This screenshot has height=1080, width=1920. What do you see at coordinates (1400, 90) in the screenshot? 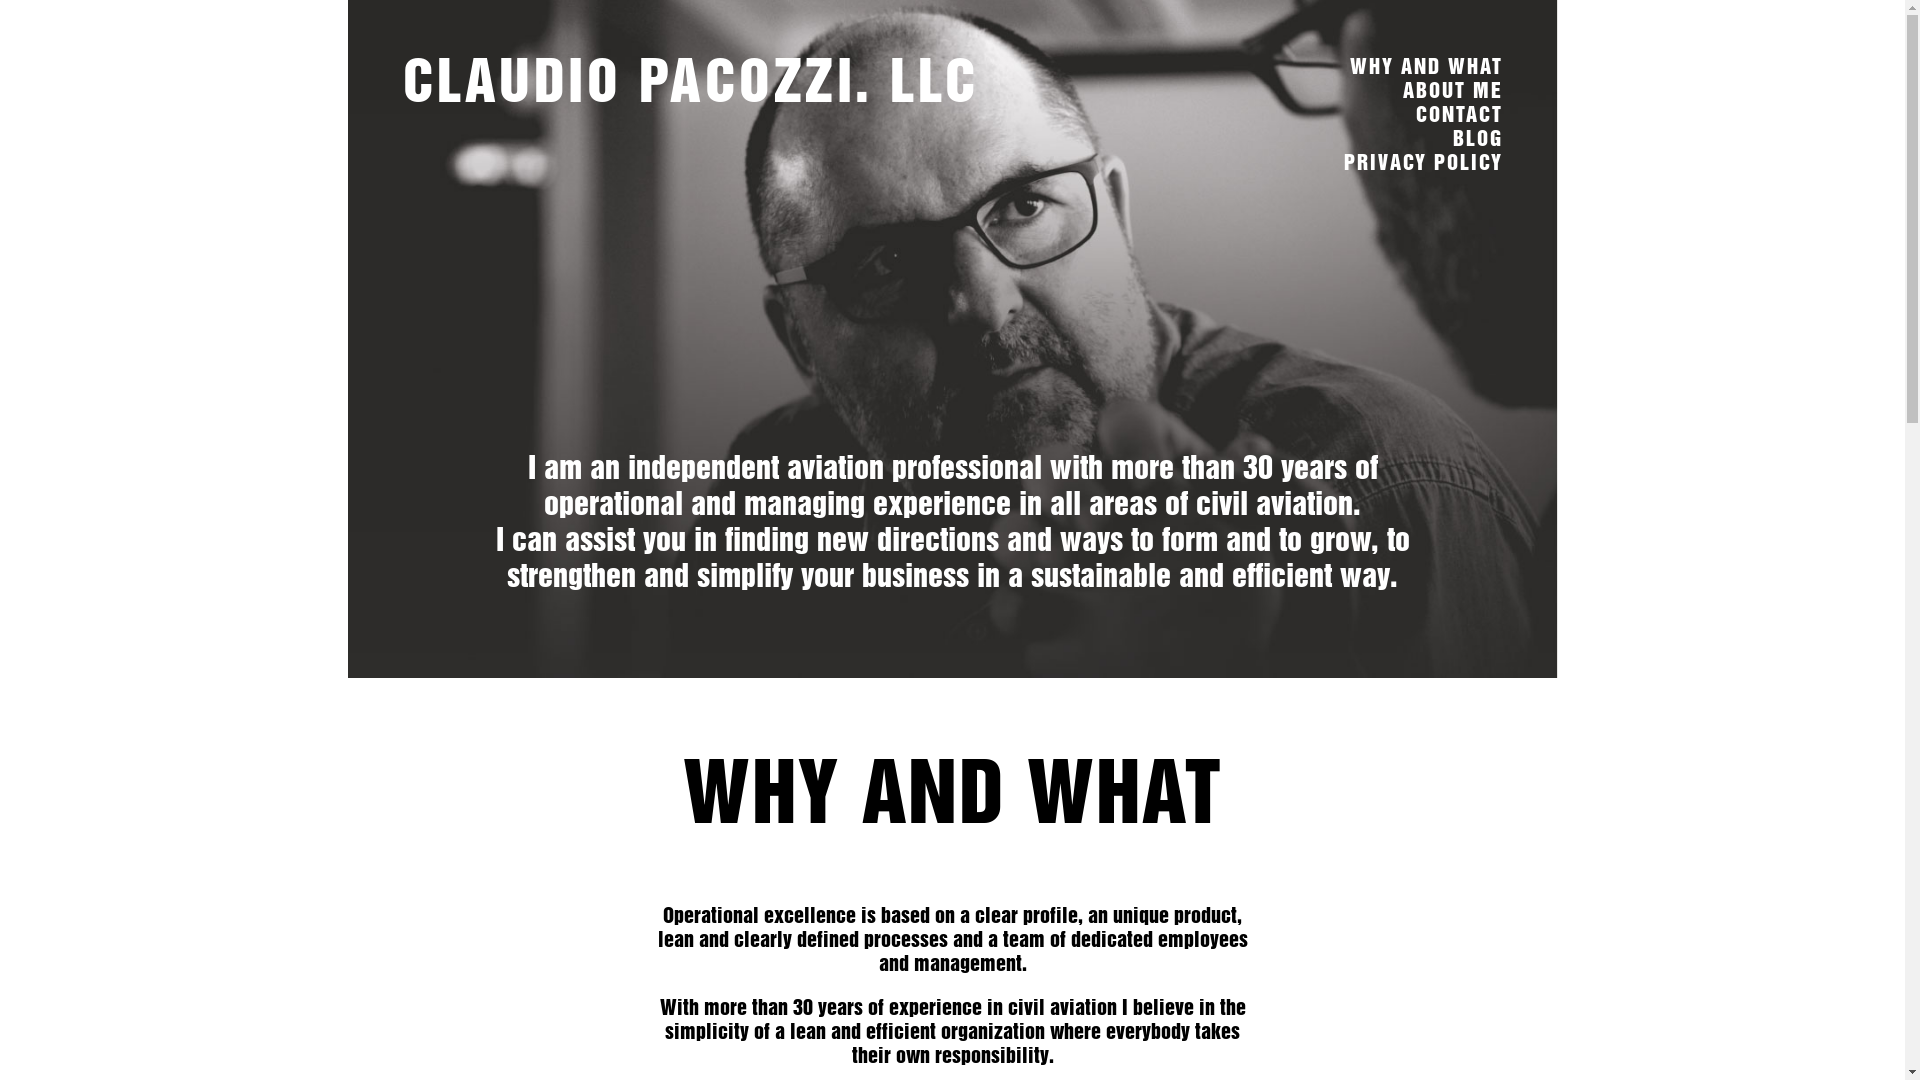
I see `'ABOUT ME'` at bounding box center [1400, 90].